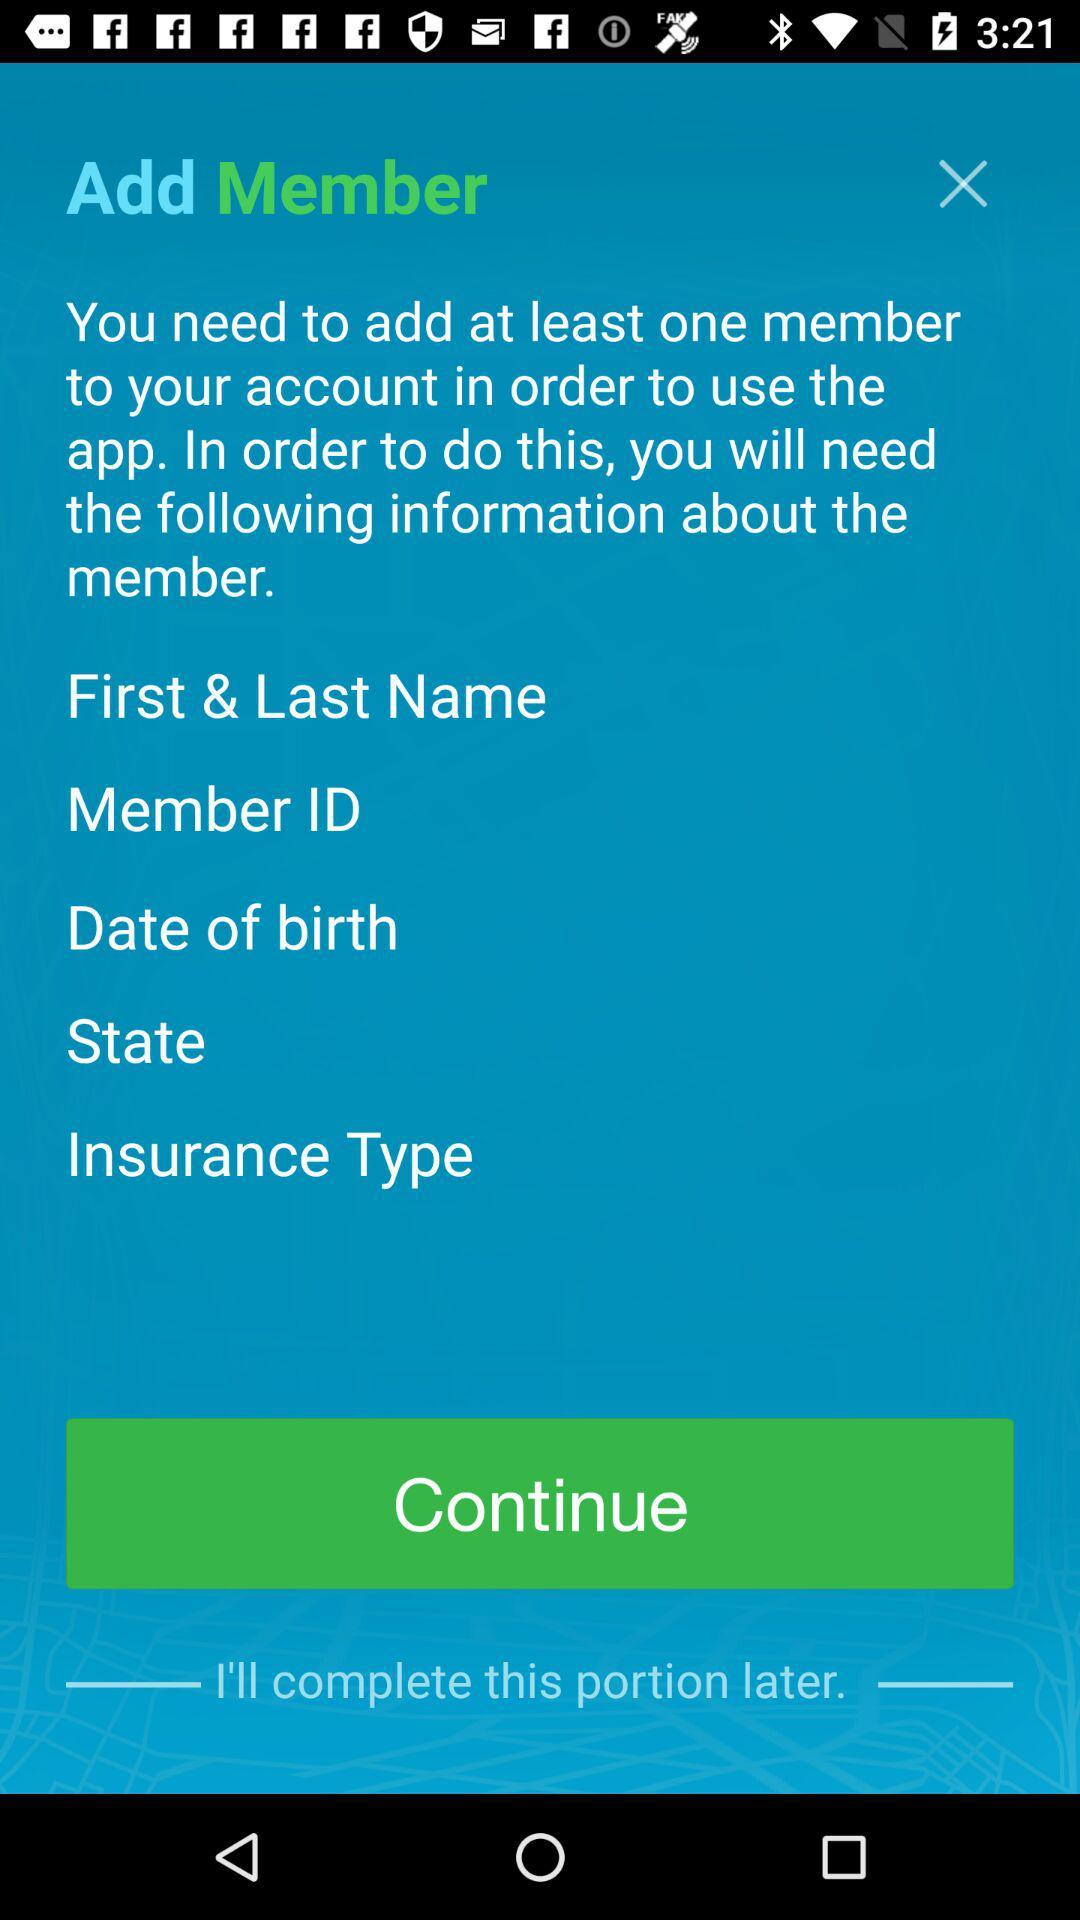  Describe the element at coordinates (540, 1503) in the screenshot. I see `the continue item` at that location.